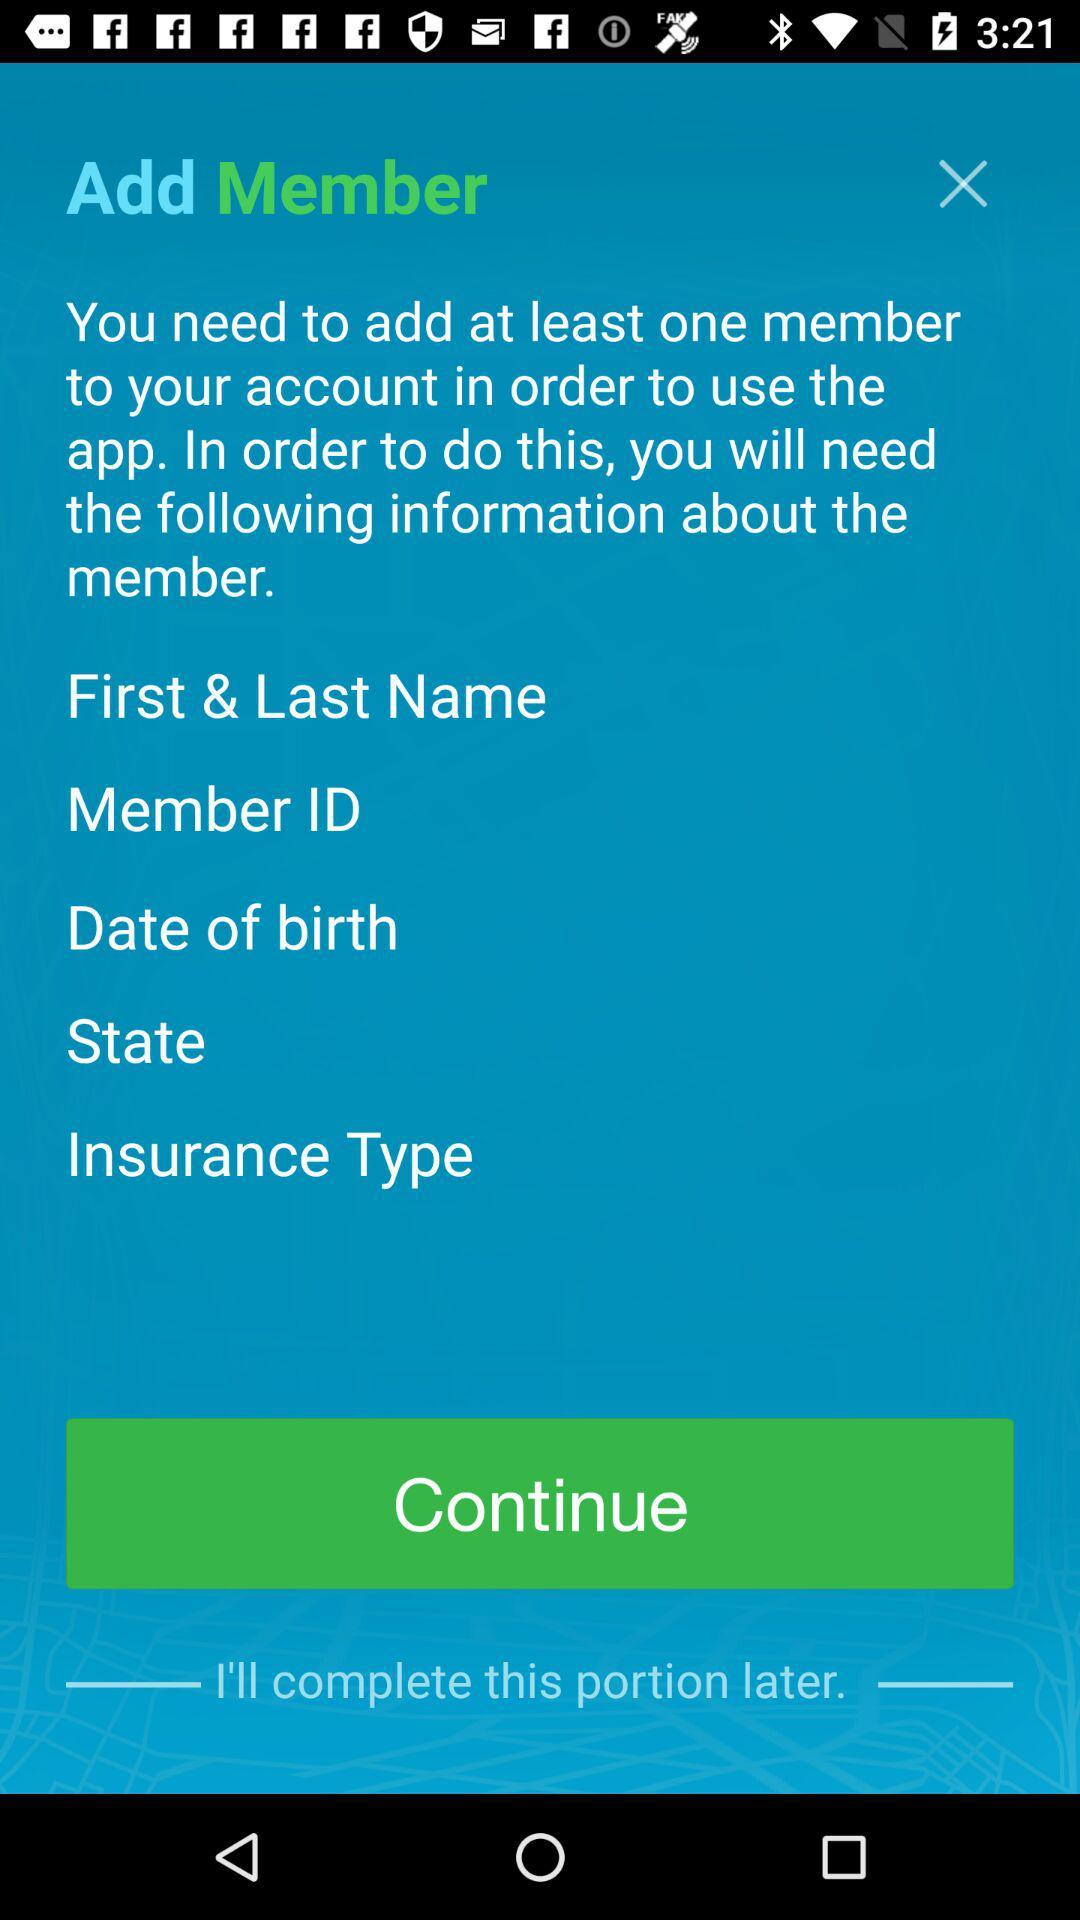  Describe the element at coordinates (540, 1503) in the screenshot. I see `the continue item` at that location.